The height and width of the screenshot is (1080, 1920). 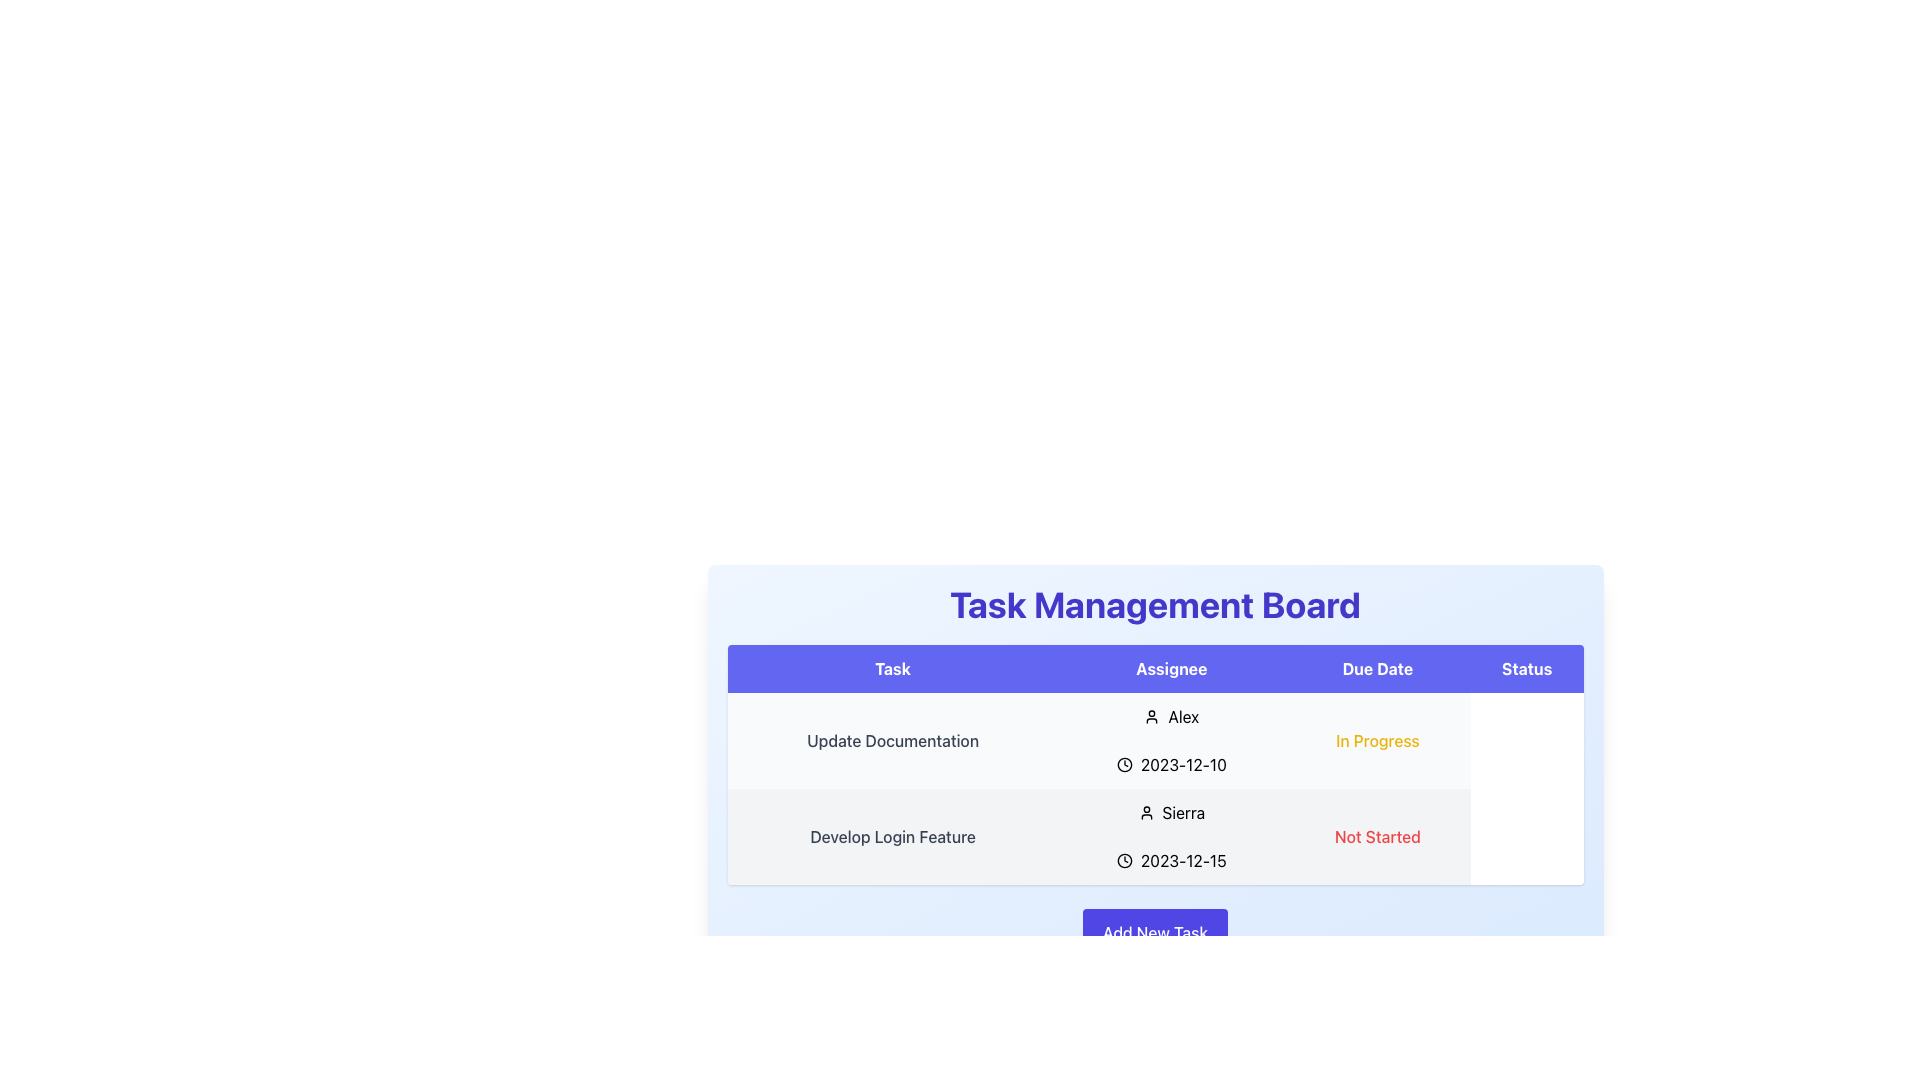 What do you see at coordinates (1155, 668) in the screenshot?
I see `the table header row with sections labeled 'Task', 'Assignee', 'Due Date', and 'Status', which has an indigo background and white centered text` at bounding box center [1155, 668].